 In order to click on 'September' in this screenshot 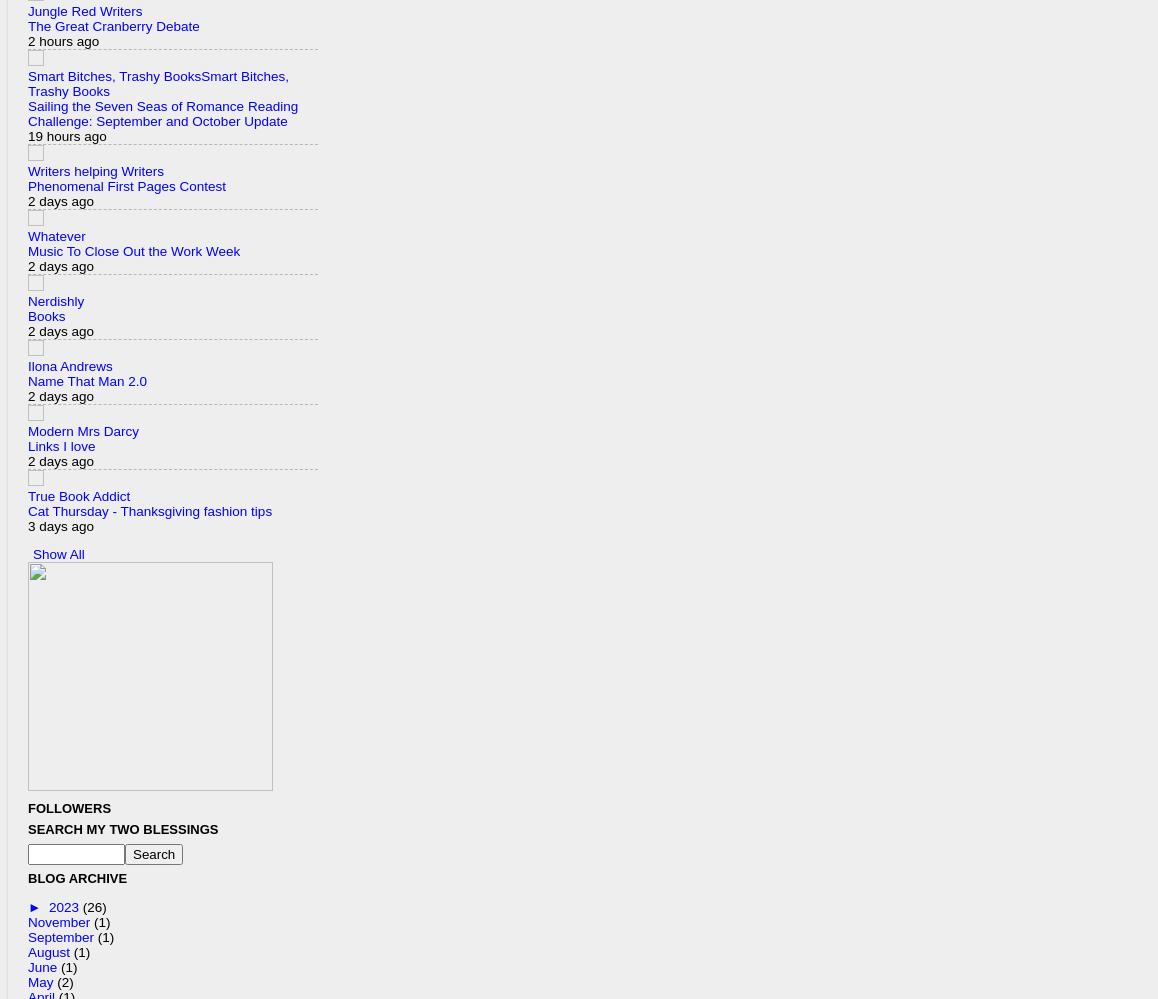, I will do `click(62, 936)`.